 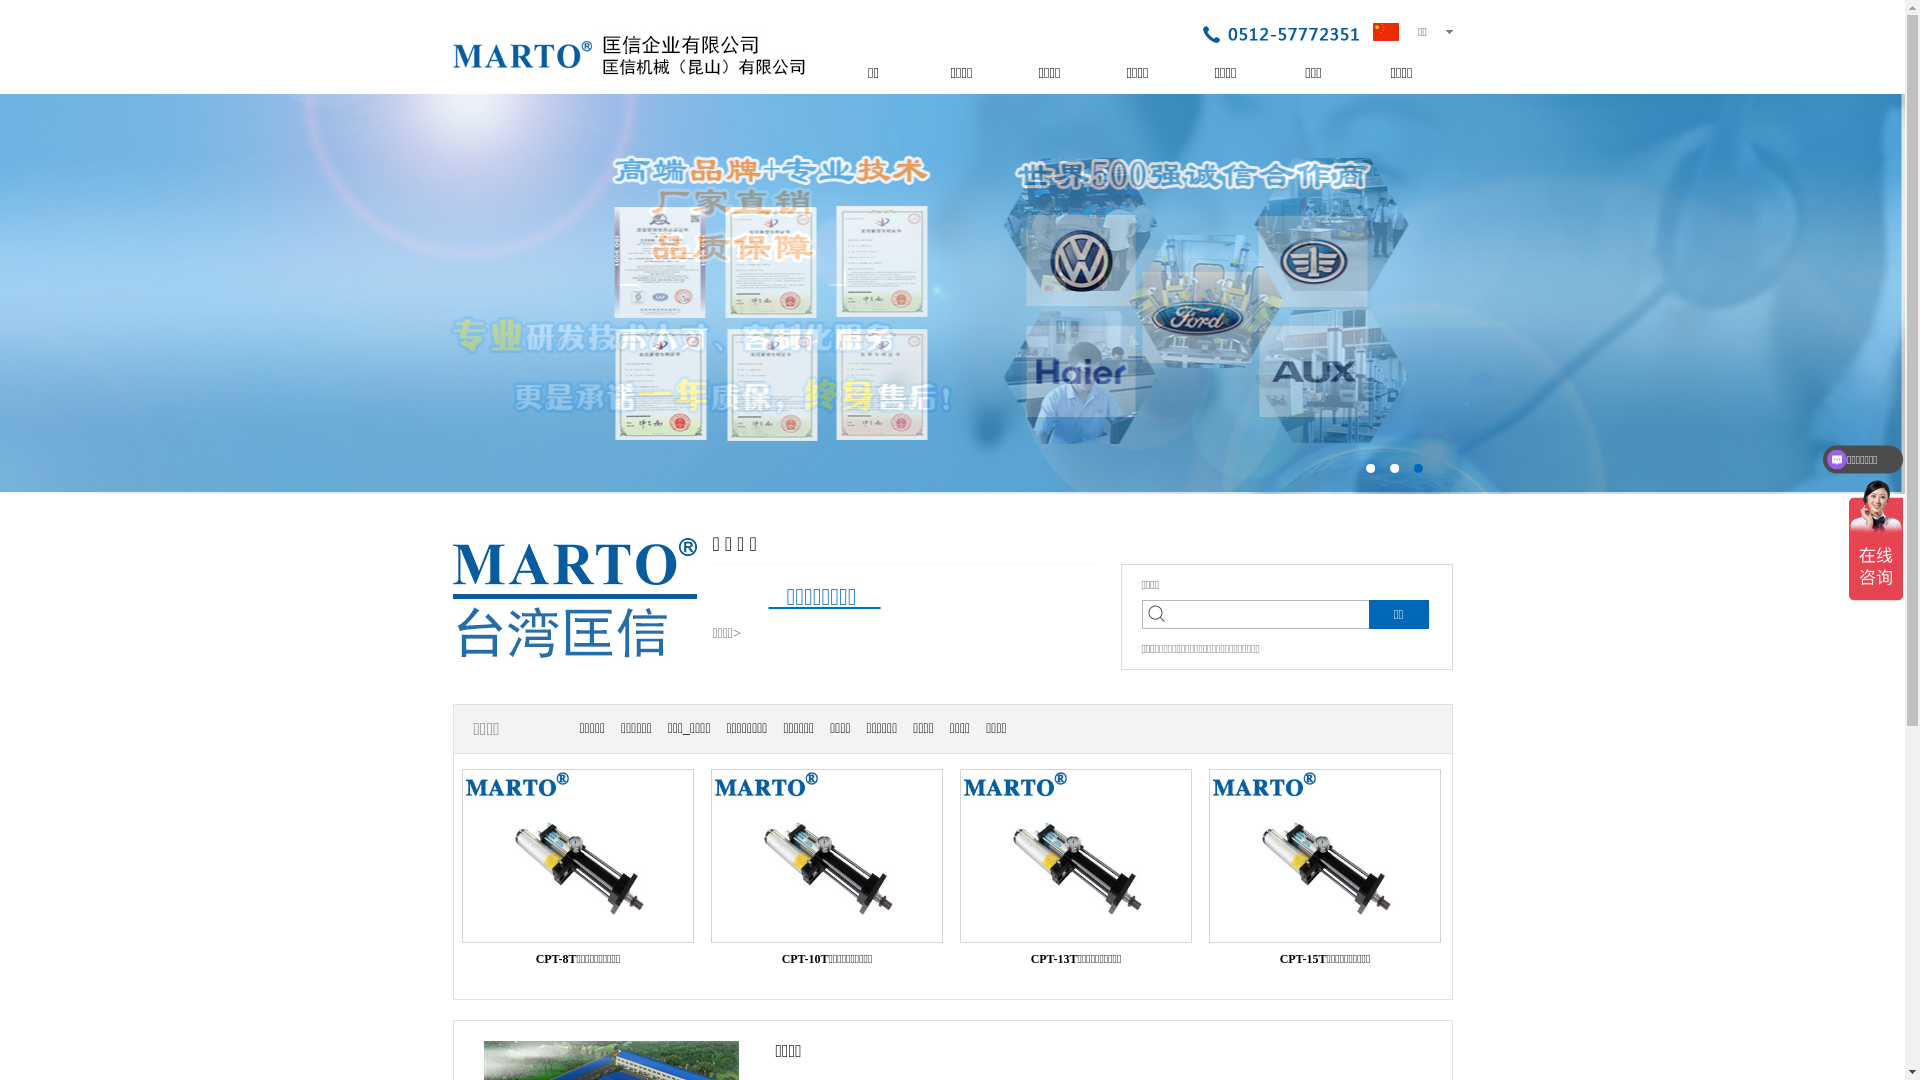 What do you see at coordinates (1417, 468) in the screenshot?
I see `'3'` at bounding box center [1417, 468].